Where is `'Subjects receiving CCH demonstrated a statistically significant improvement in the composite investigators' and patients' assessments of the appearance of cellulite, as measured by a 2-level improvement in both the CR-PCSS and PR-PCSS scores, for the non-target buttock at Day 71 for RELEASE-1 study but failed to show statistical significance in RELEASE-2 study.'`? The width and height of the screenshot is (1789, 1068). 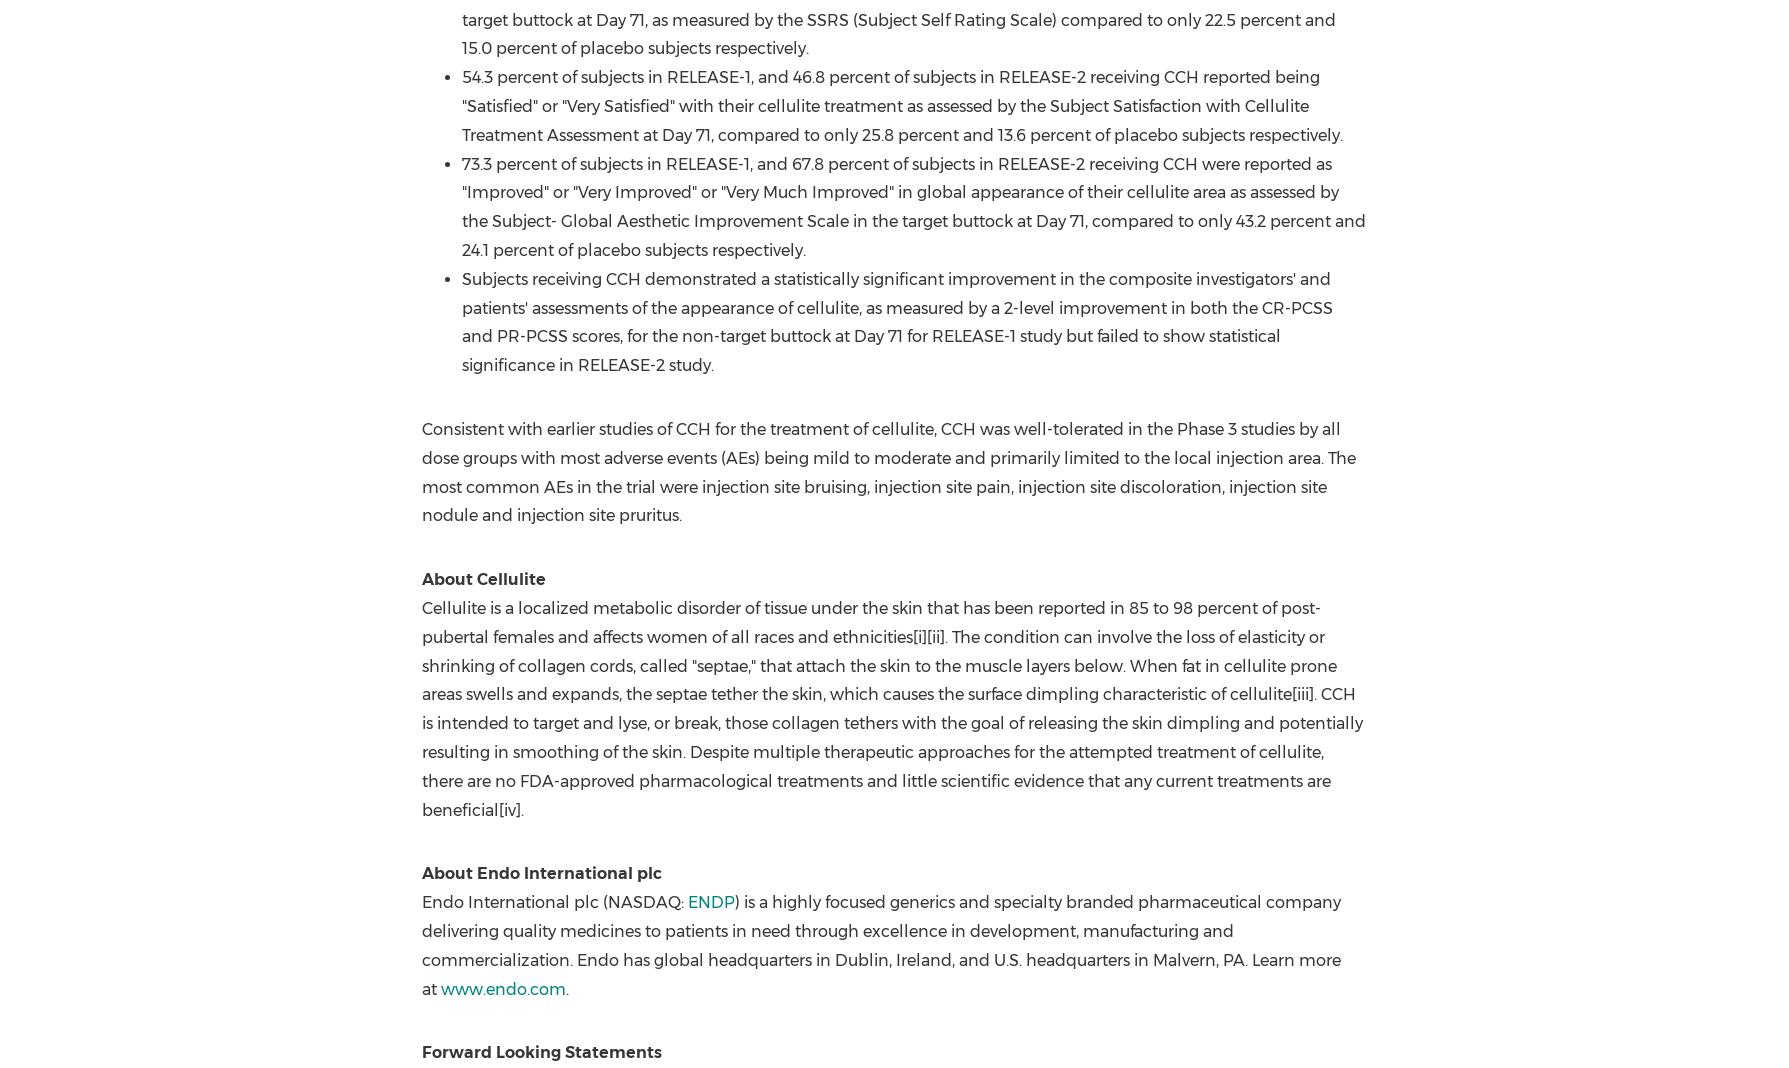
'Subjects receiving CCH demonstrated a statistically significant improvement in the composite investigators' and patients' assessments of the appearance of cellulite, as measured by a 2-level improvement in both the CR-PCSS and PR-PCSS scores, for the non-target buttock at Day 71 for RELEASE-1 study but failed to show statistical significance in RELEASE-2 study.' is located at coordinates (896, 321).